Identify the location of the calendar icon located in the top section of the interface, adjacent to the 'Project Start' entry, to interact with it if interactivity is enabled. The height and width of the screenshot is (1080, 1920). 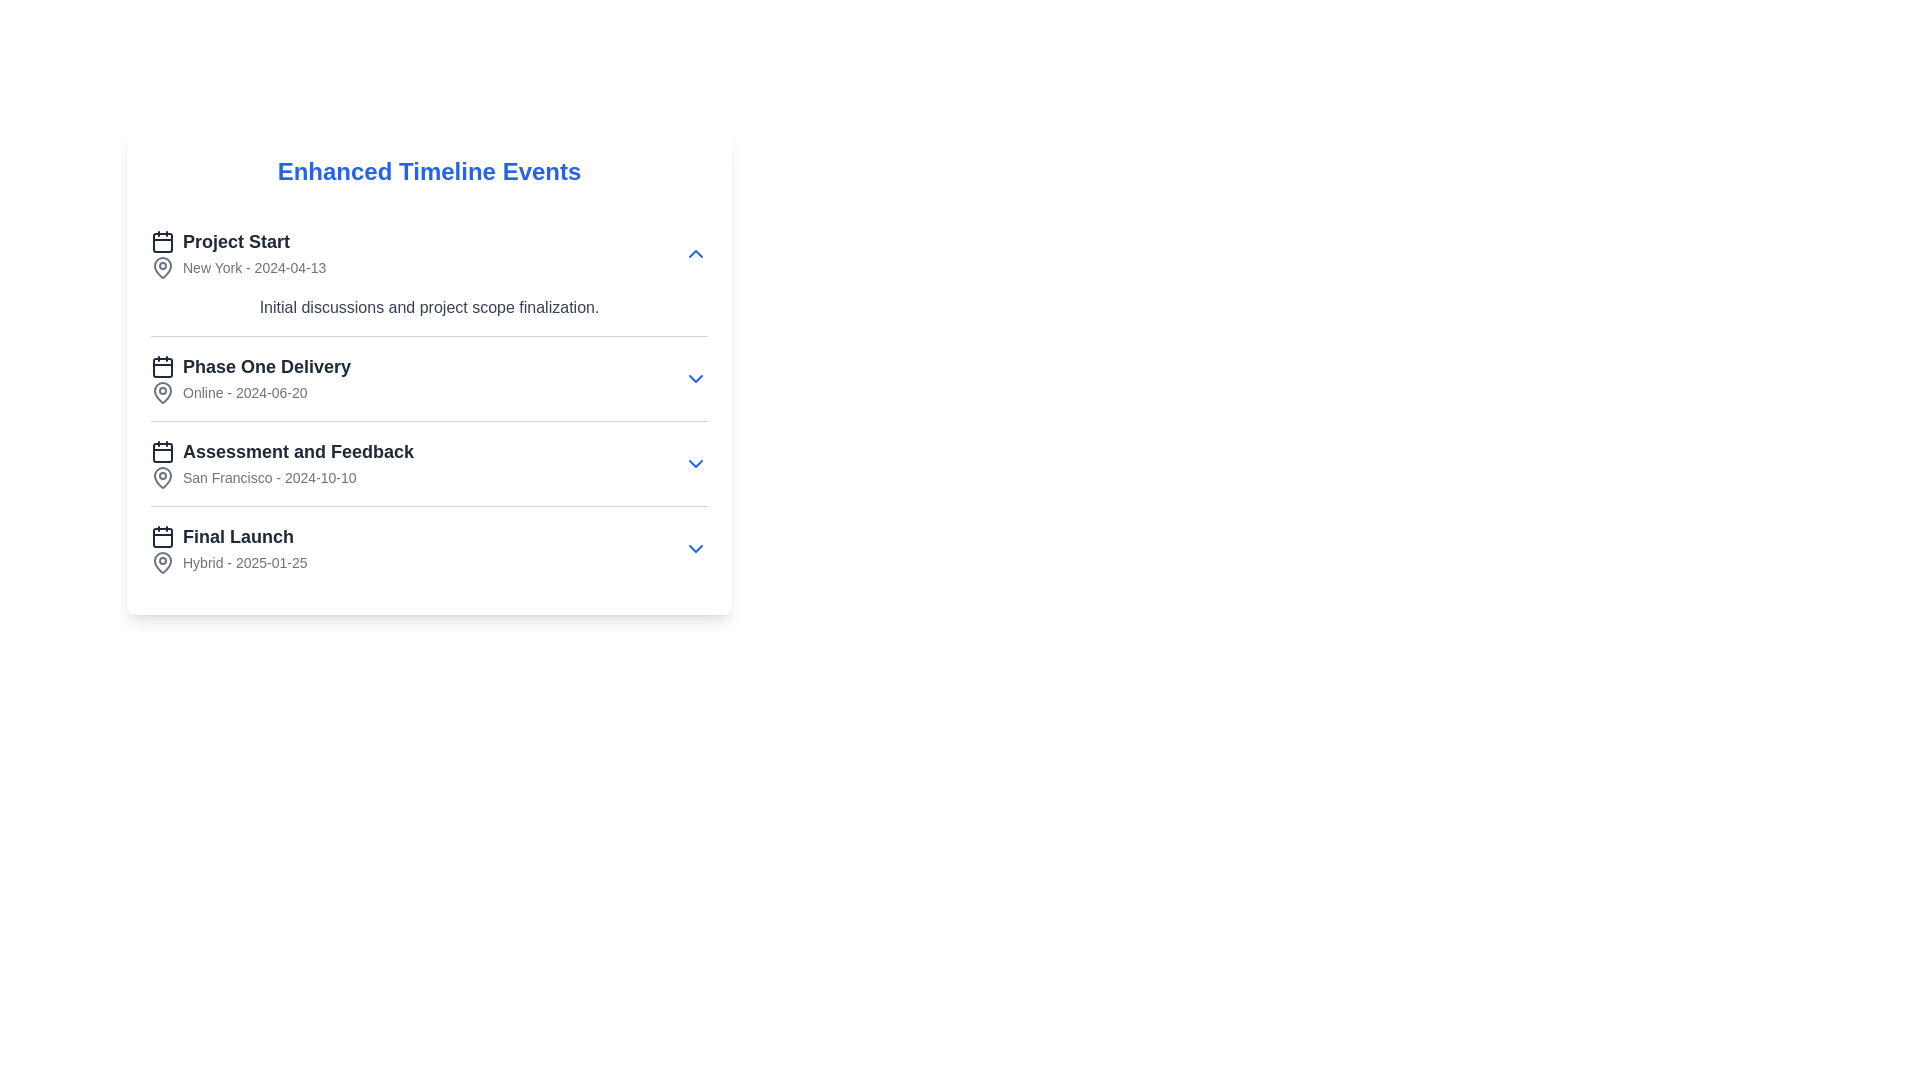
(163, 242).